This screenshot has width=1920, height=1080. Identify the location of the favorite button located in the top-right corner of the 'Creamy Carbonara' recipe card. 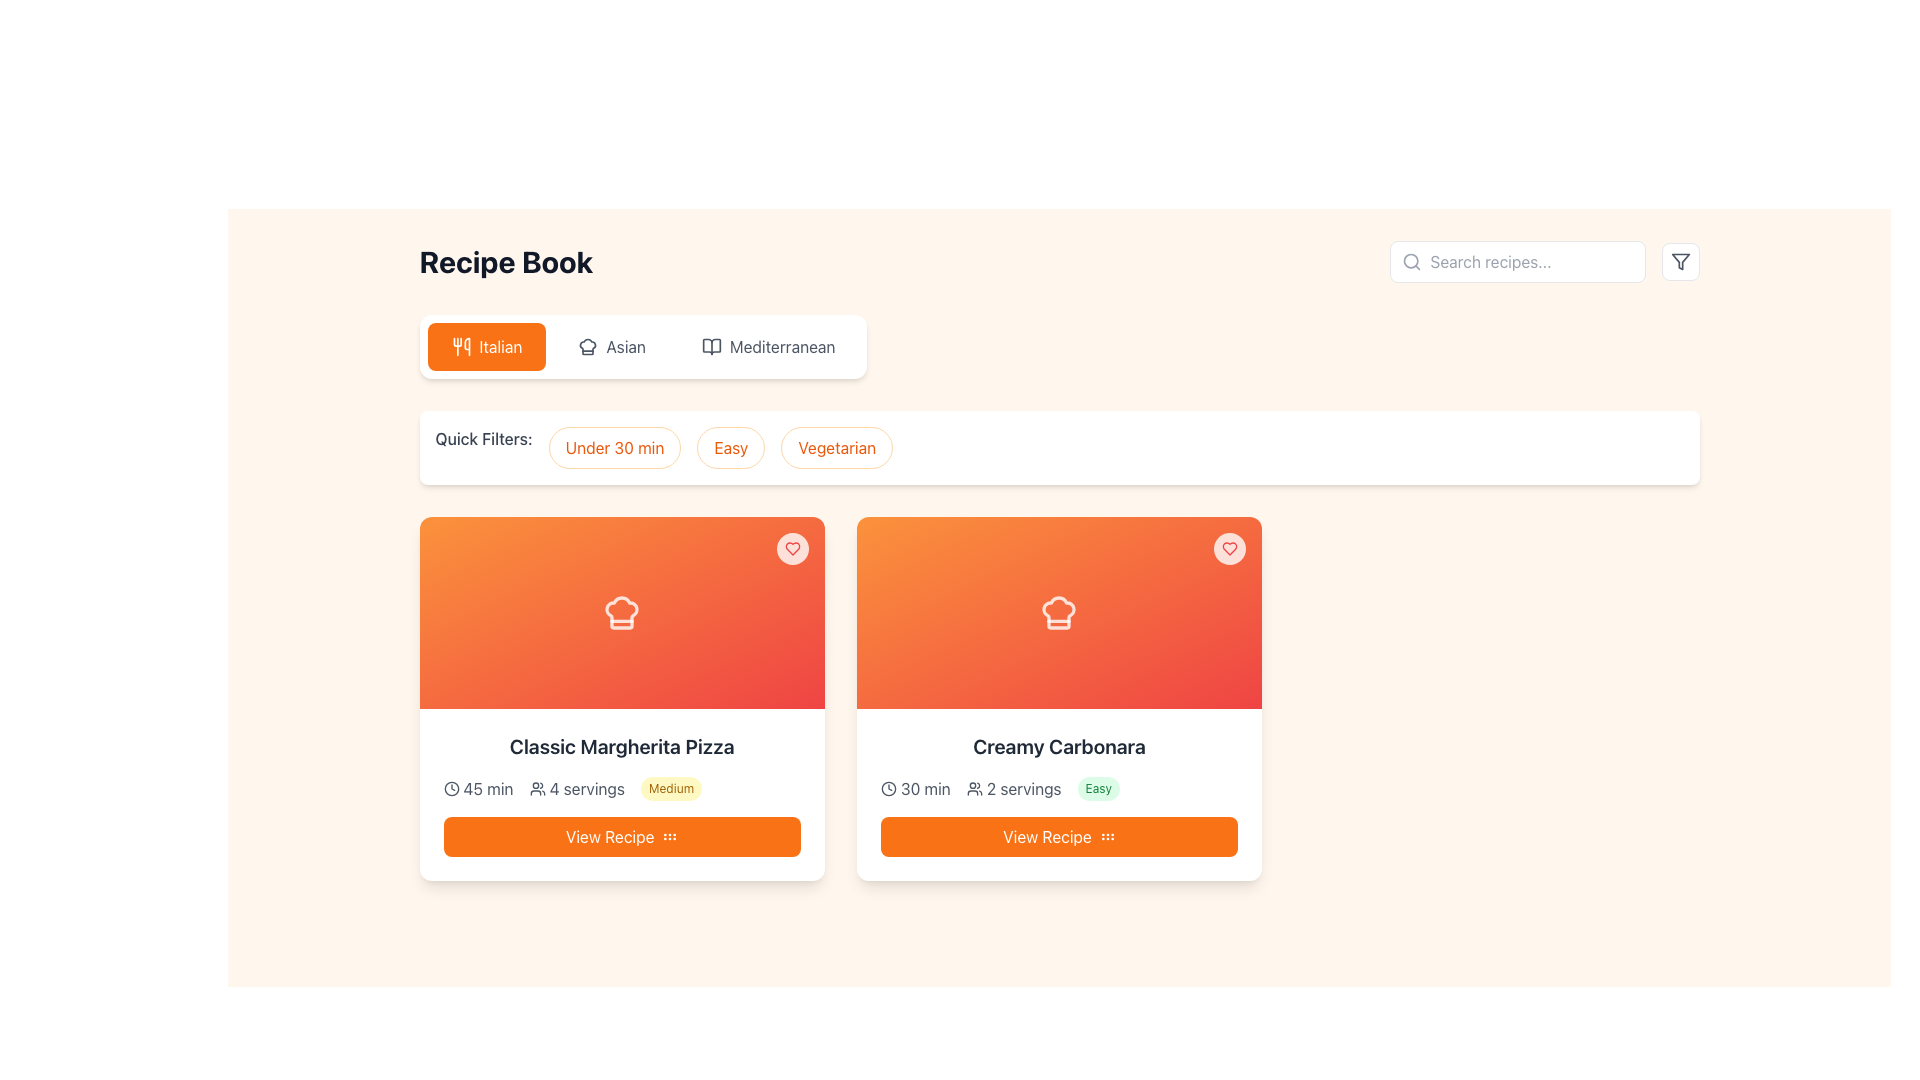
(1229, 548).